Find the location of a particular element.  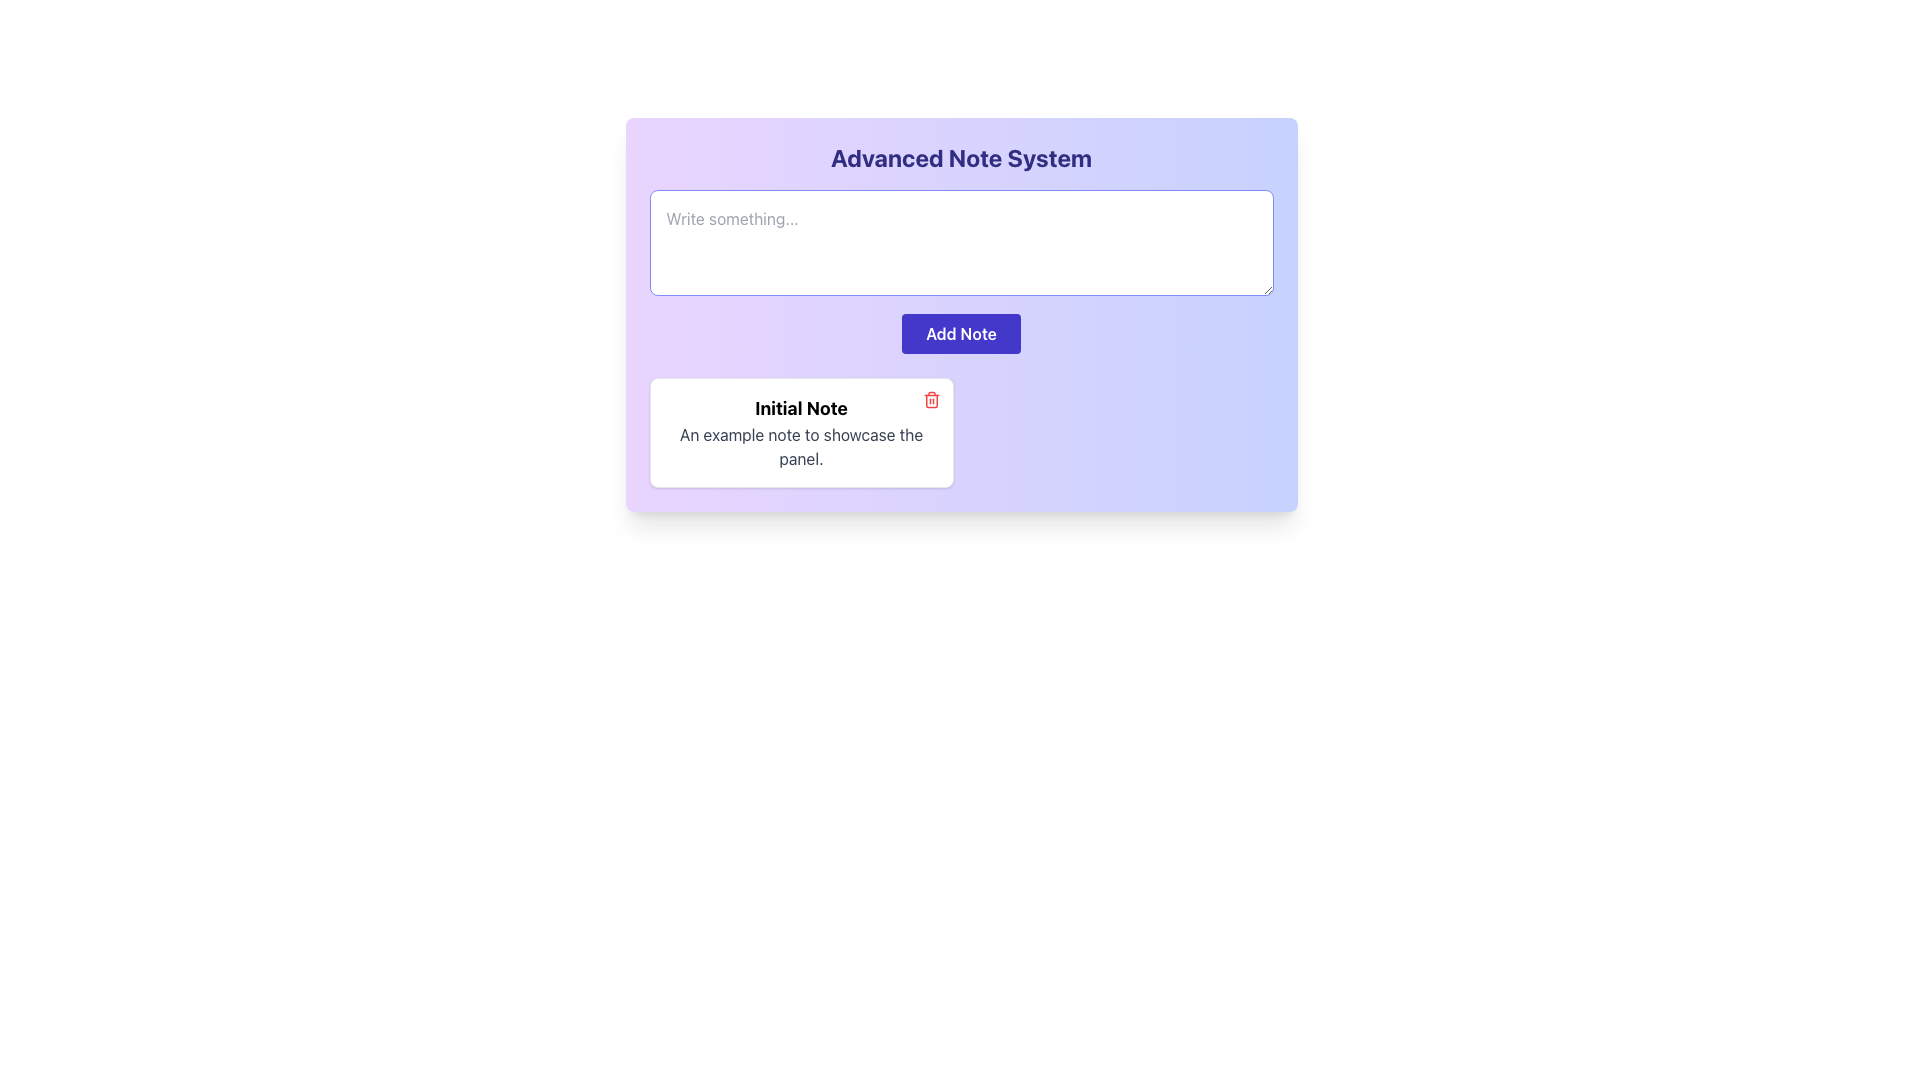

the bold and large text label that reads 'Advanced Note System' at the top of the user interface card is located at coordinates (961, 157).